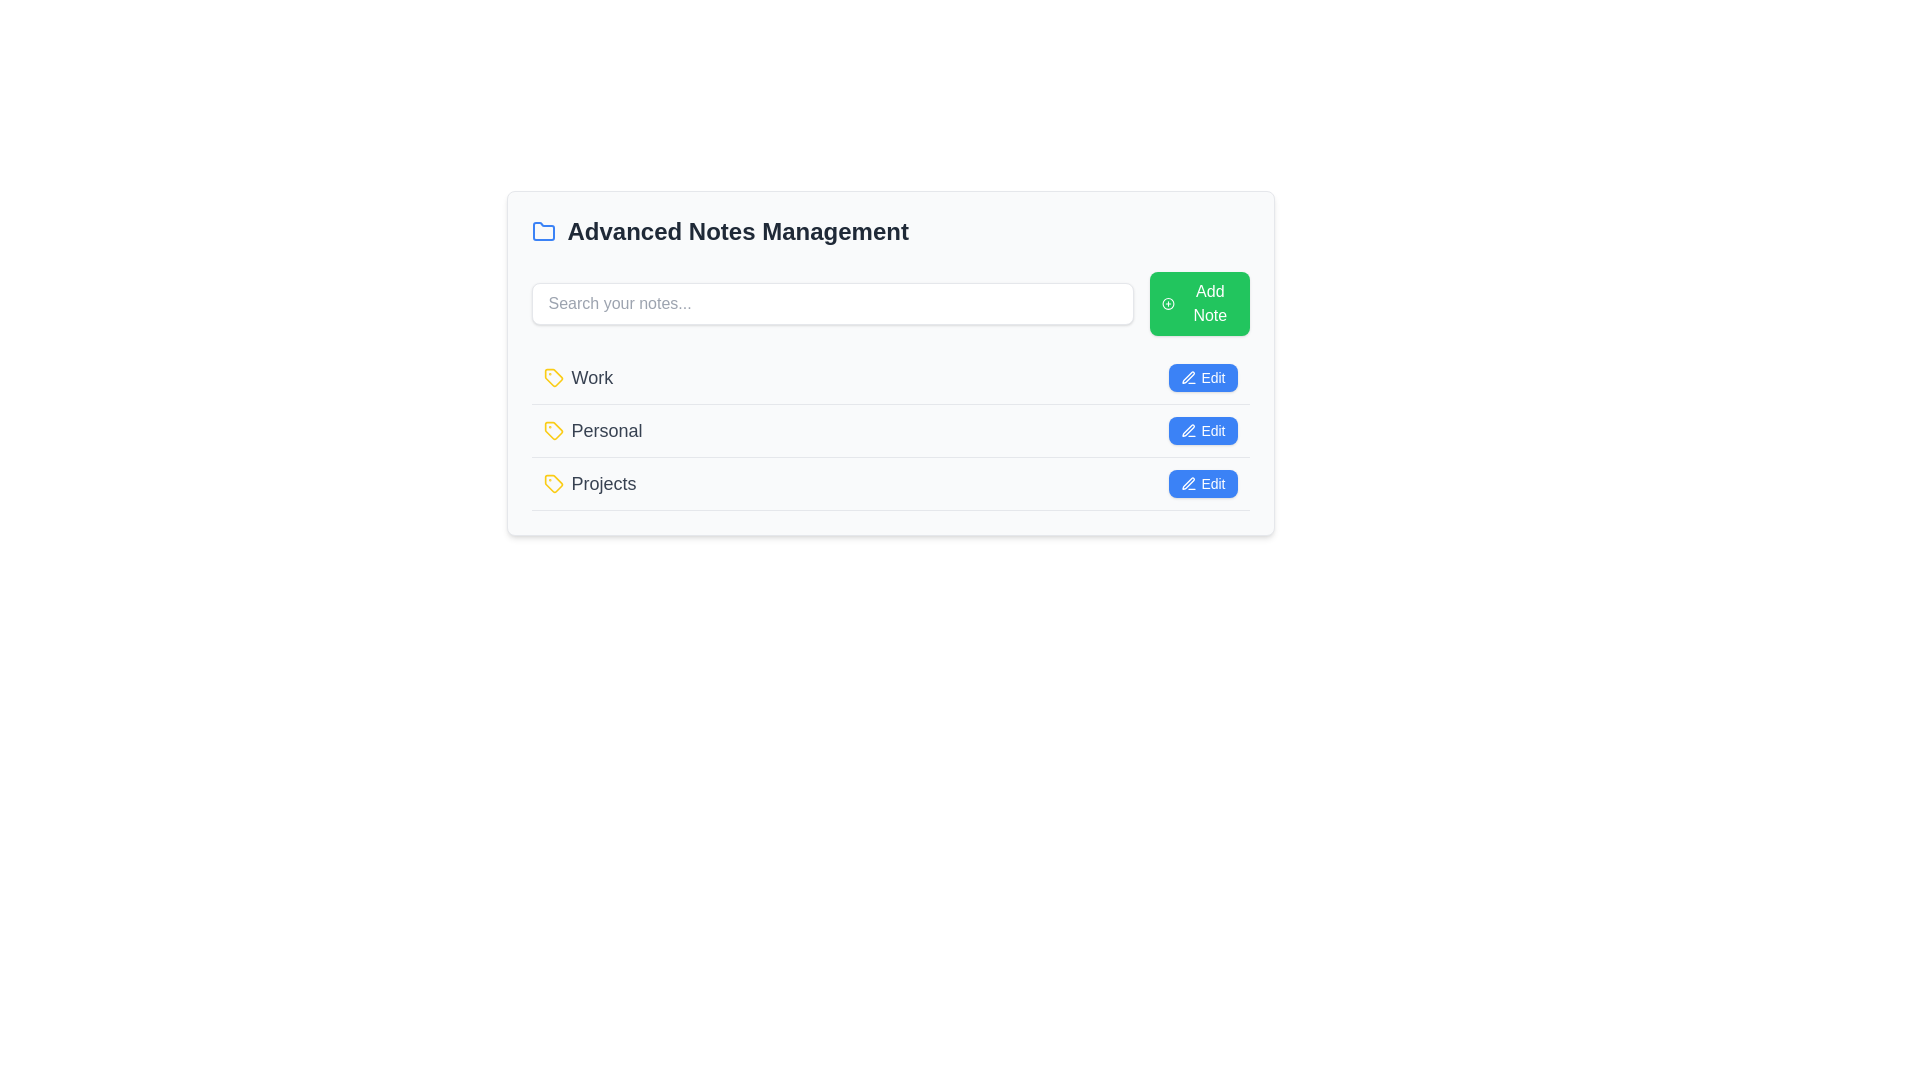 The width and height of the screenshot is (1920, 1080). Describe the element at coordinates (543, 230) in the screenshot. I see `the folder icon with a blue outline and white background, located in the header section, to the left of the text 'Advanced Notes Management'` at that location.